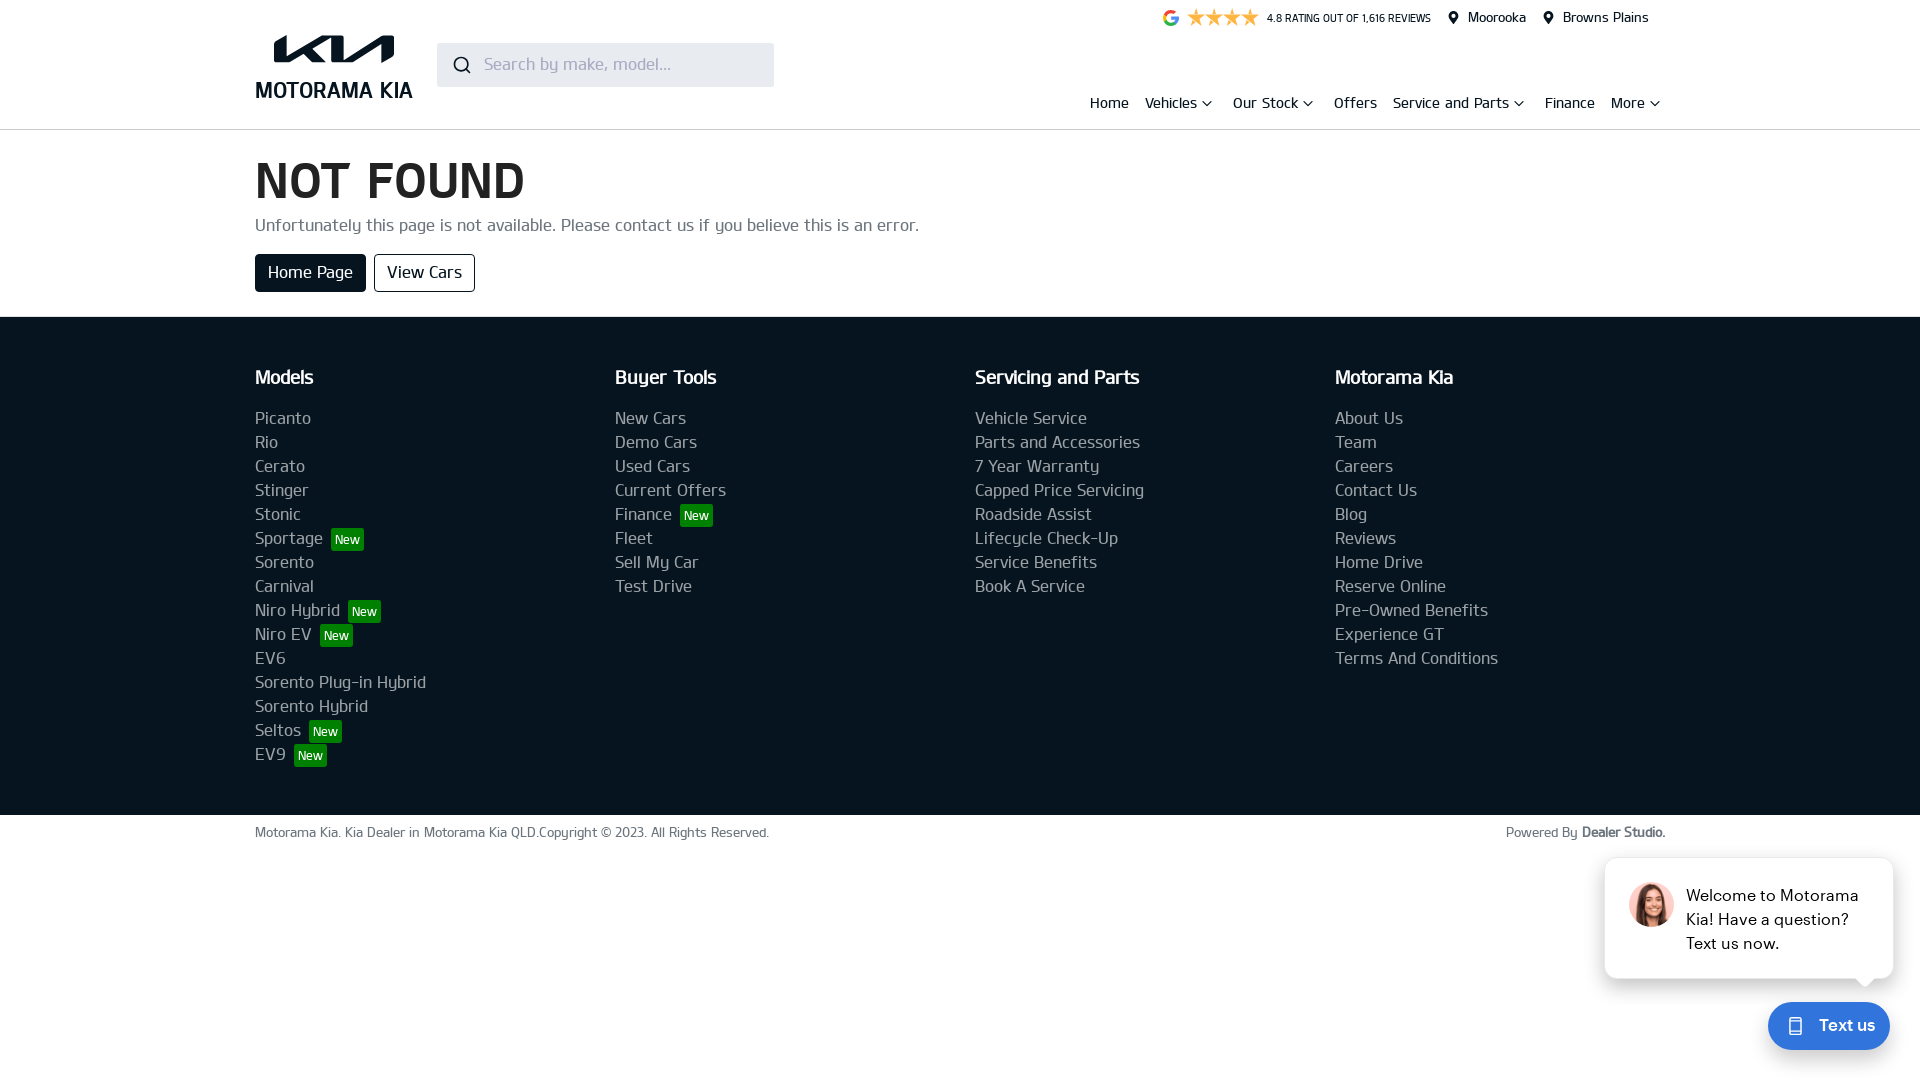 The height and width of the screenshot is (1080, 1920). Describe the element at coordinates (309, 273) in the screenshot. I see `'Home Page'` at that location.